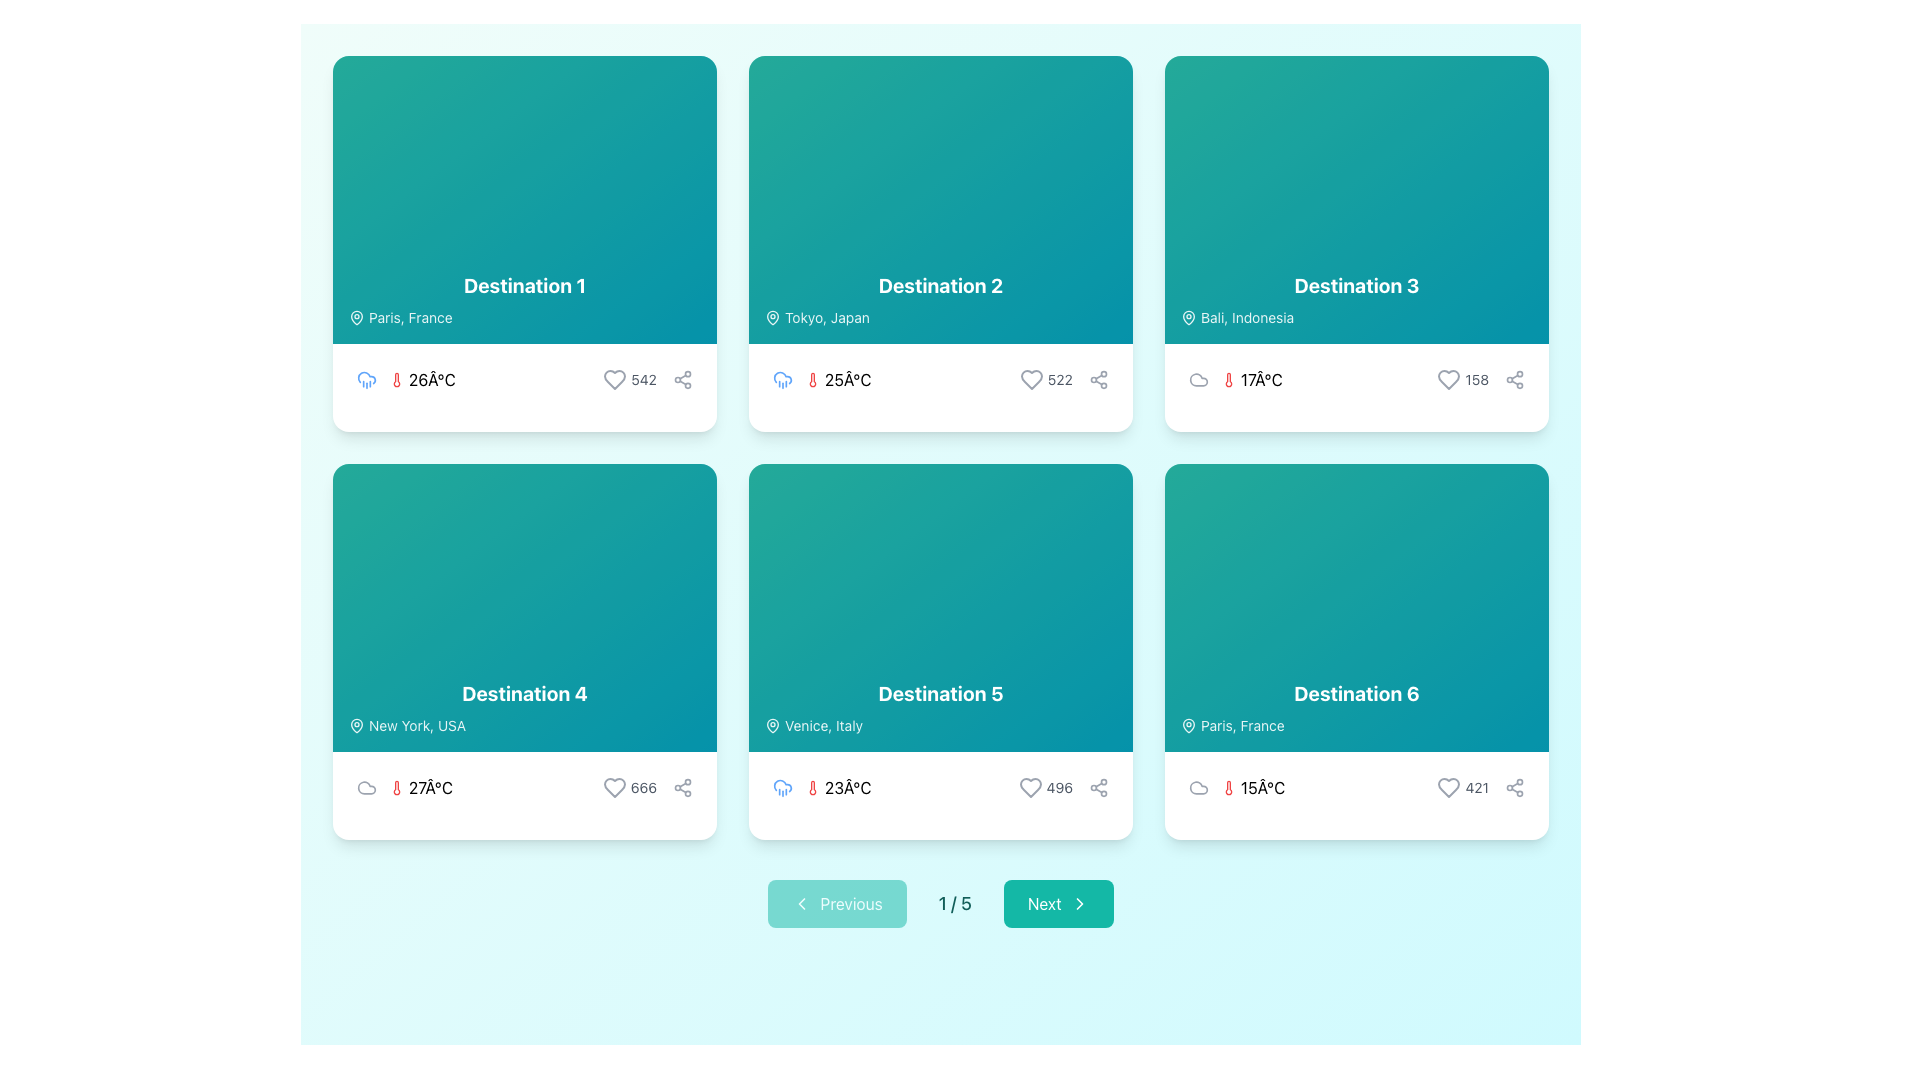 This screenshot has width=1920, height=1080. I want to click on temperature display from the Label that shows '23°C' with a thermometer icon in red and a rain cloud icon in blue, located within the fifth card labeled 'Destination 5', so click(822, 786).